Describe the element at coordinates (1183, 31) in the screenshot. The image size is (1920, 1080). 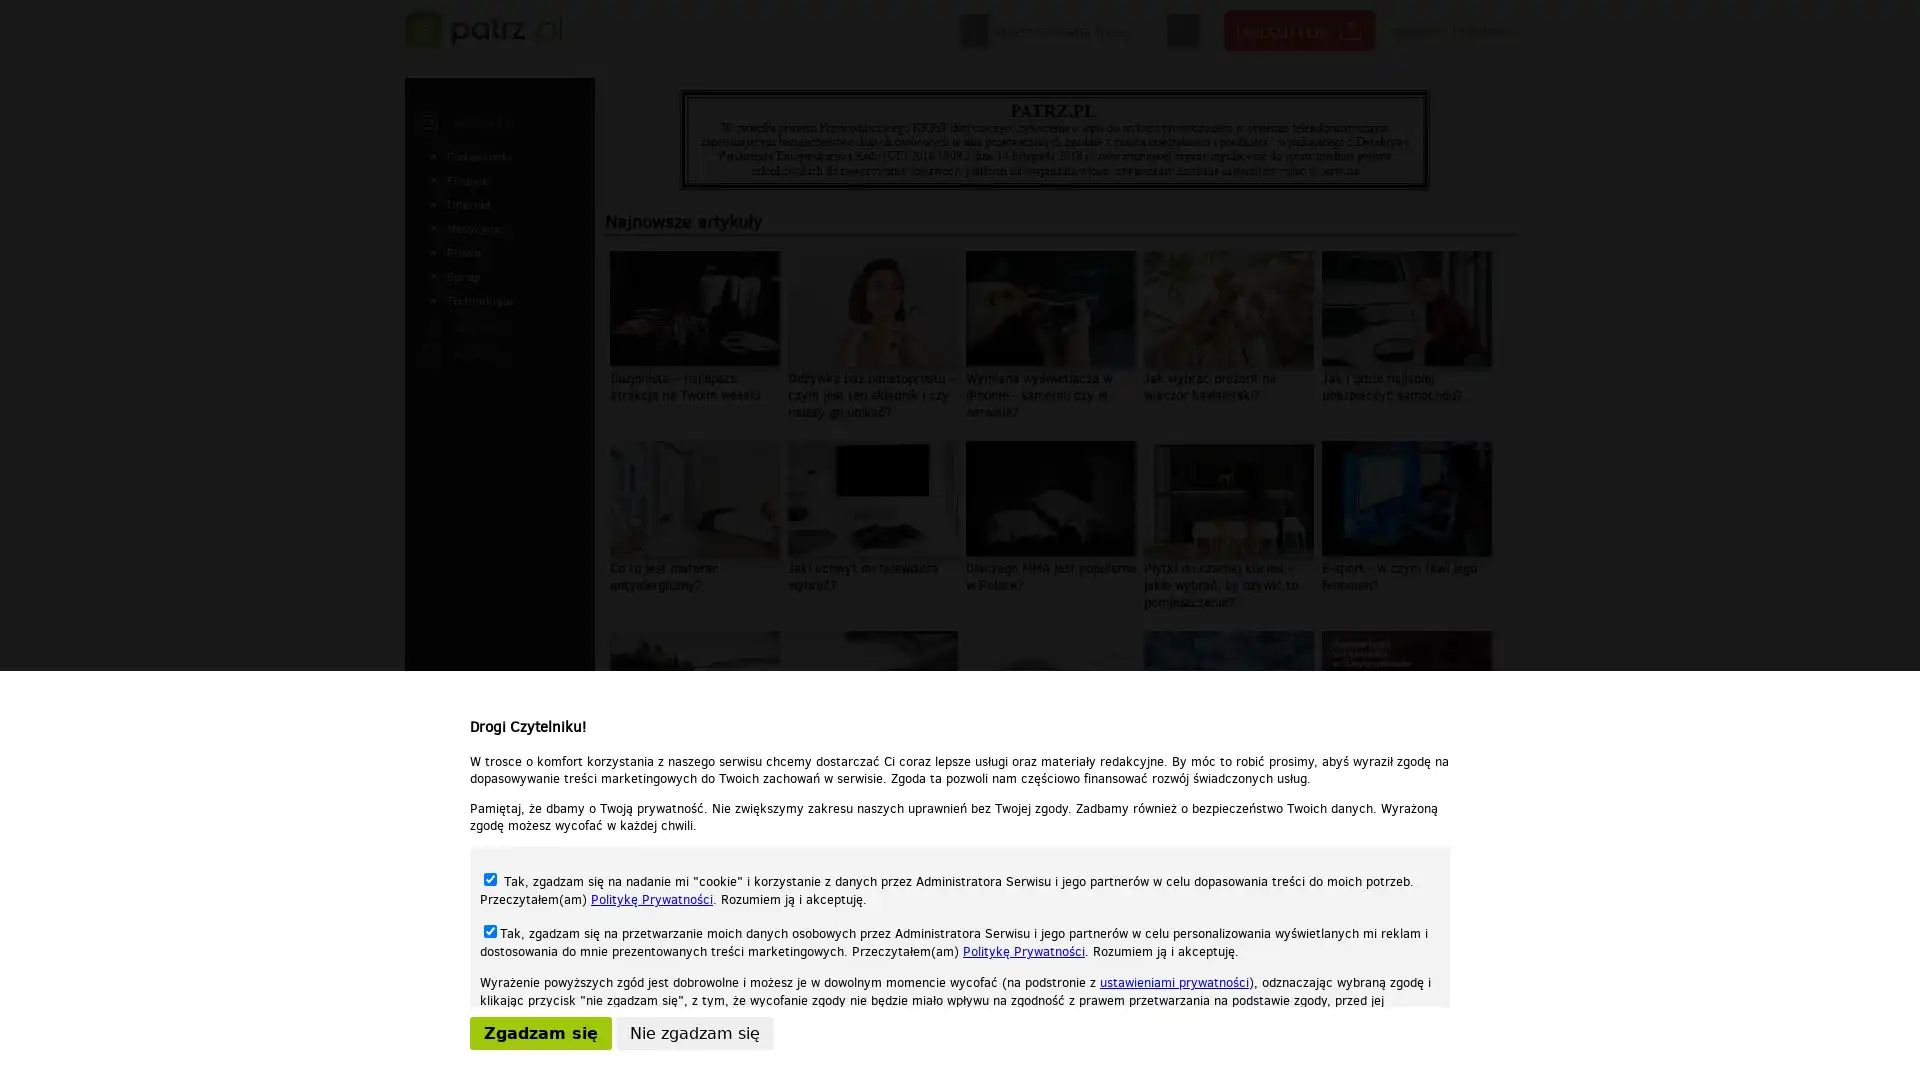
I see `Szukaj` at that location.